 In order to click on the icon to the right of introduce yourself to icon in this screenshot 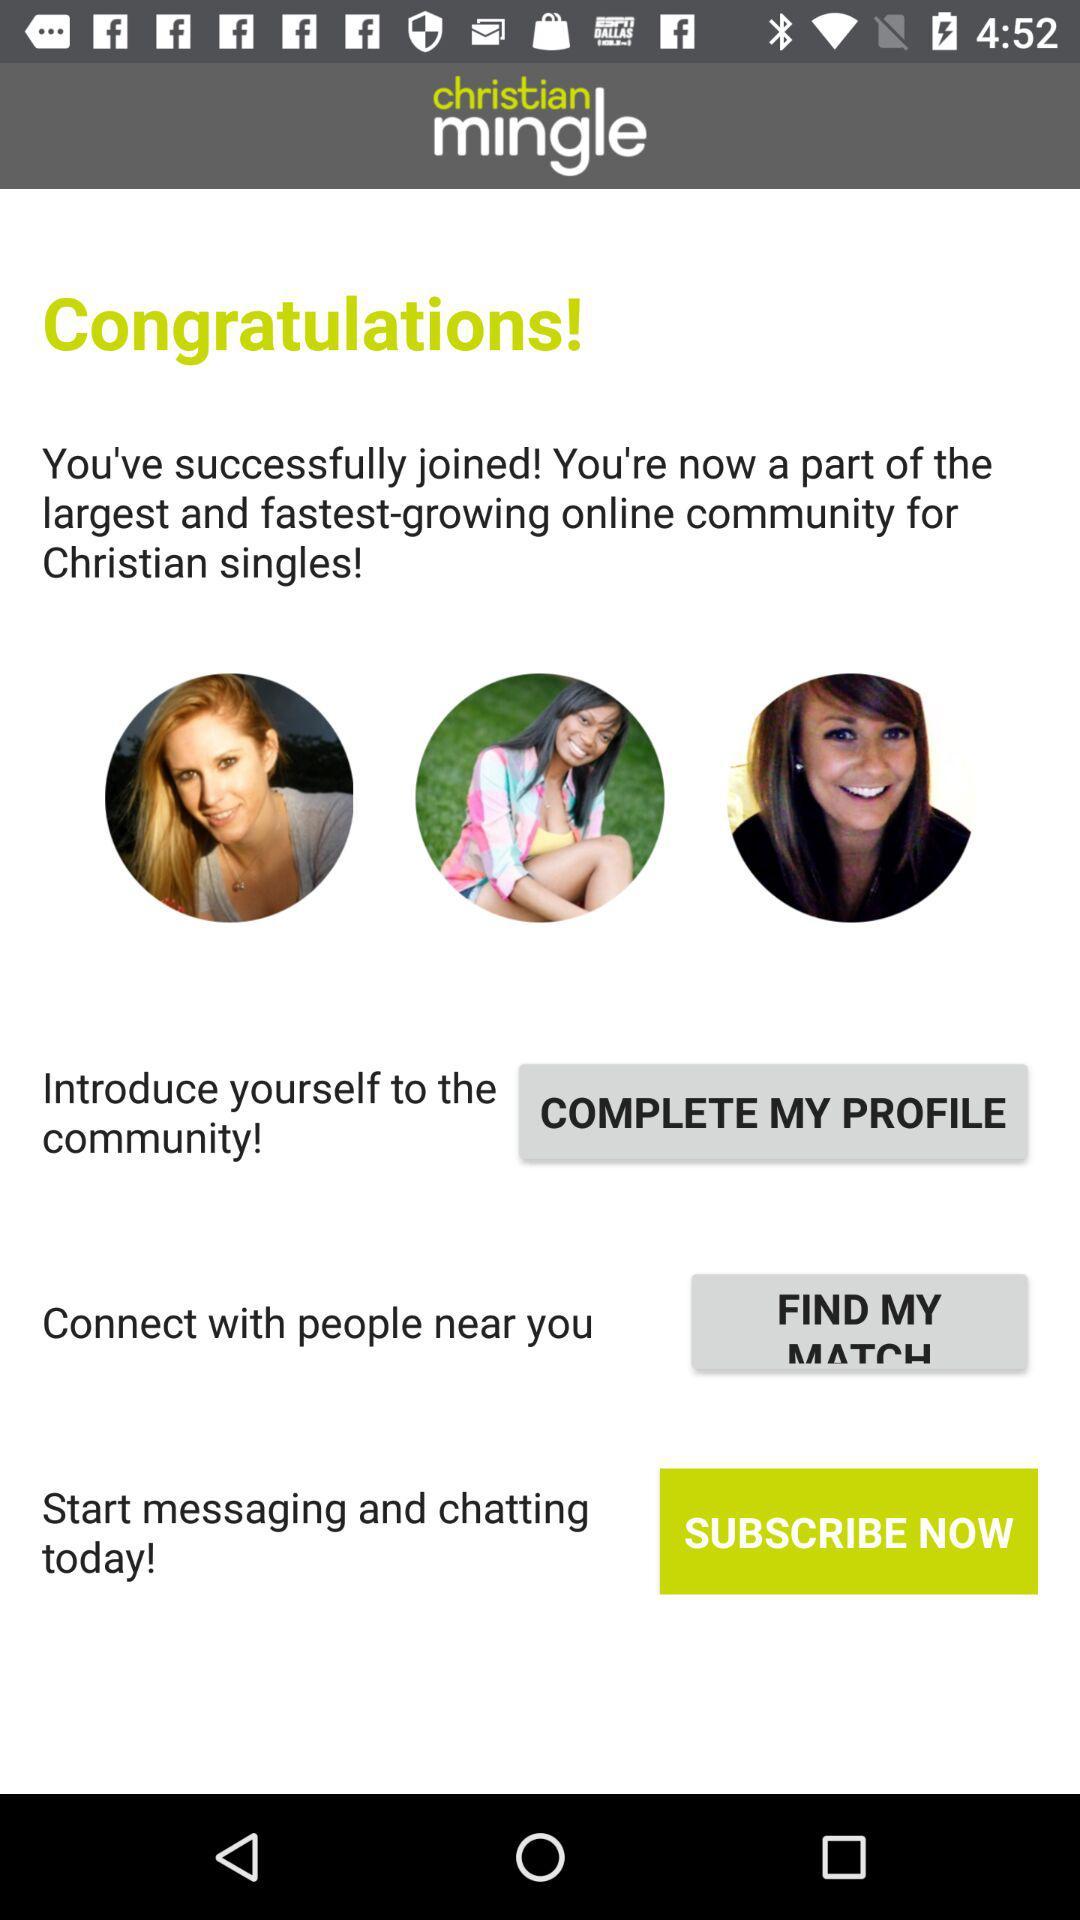, I will do `click(772, 1110)`.